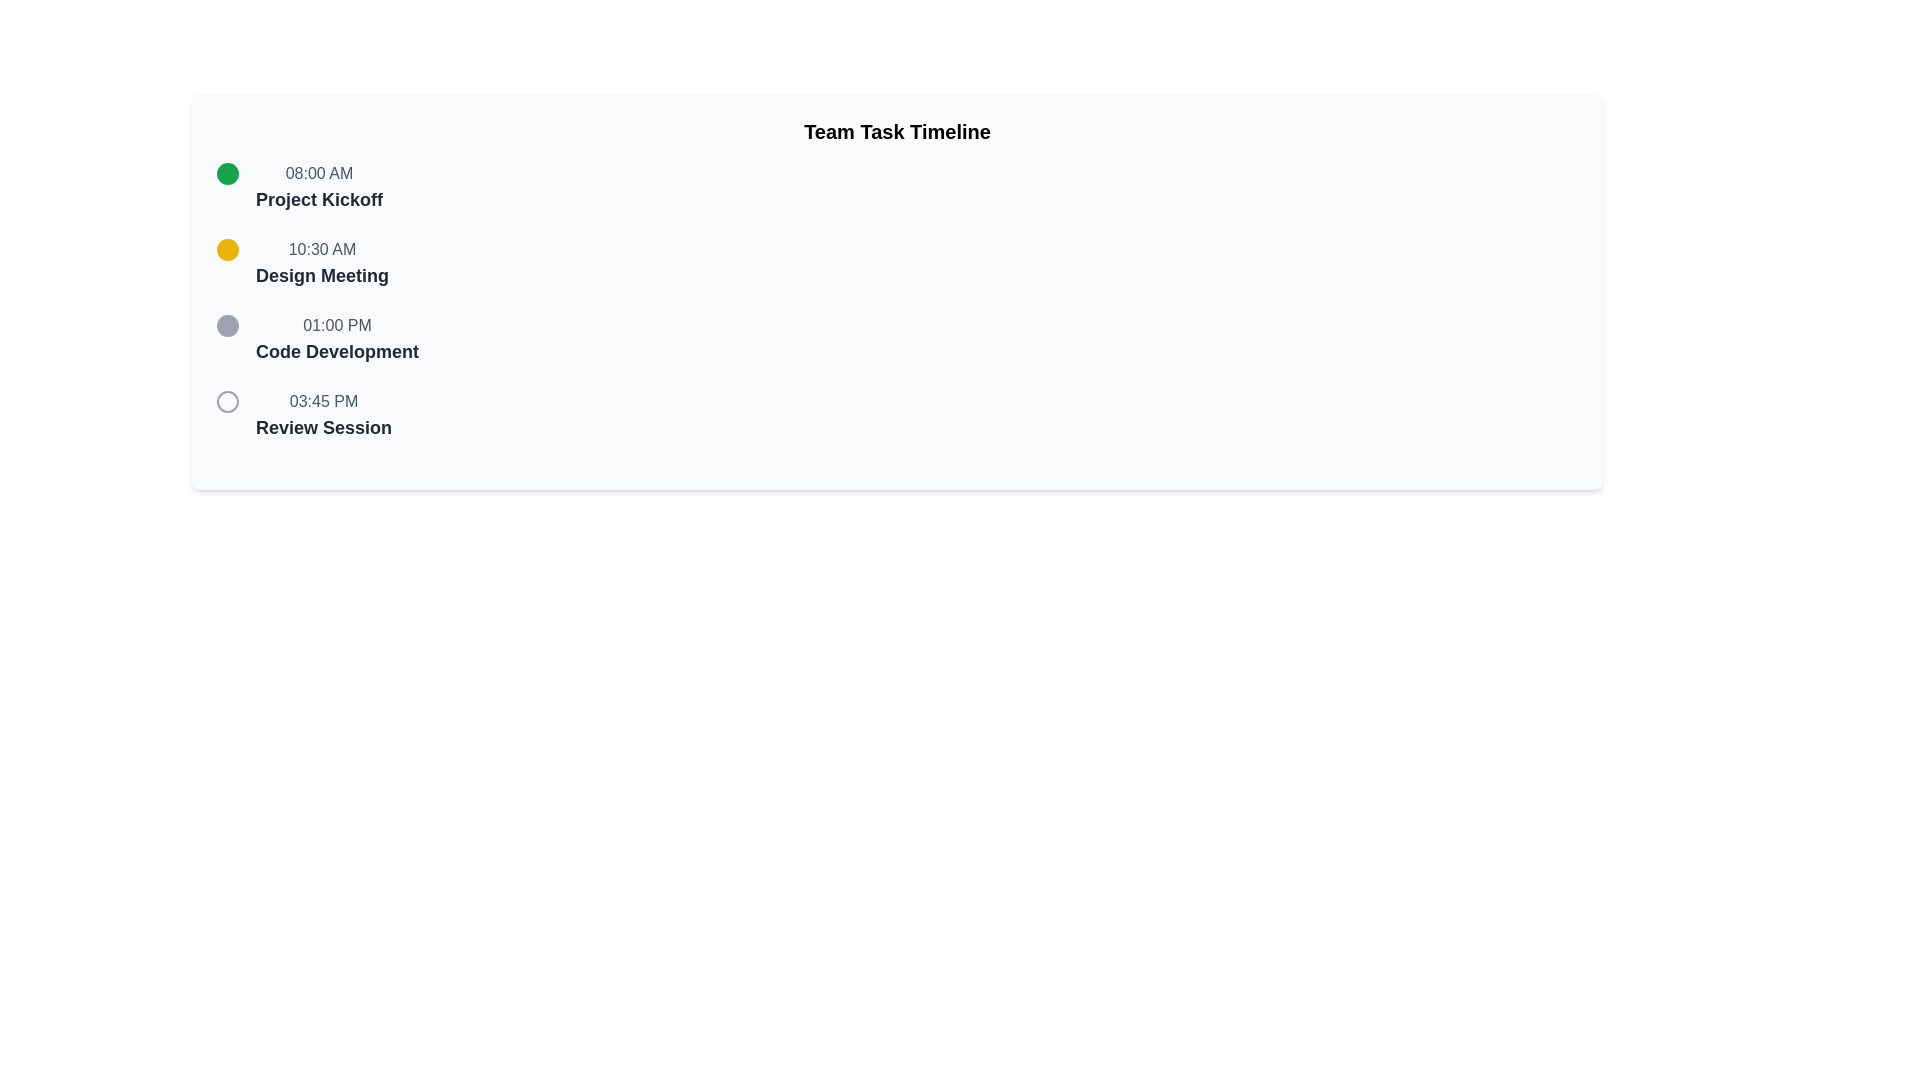 Image resolution: width=1920 pixels, height=1080 pixels. What do you see at coordinates (337, 350) in the screenshot?
I see `the Text Label that describes the timeline entry for '01:00 PM', which indicates the scheduled activity 'Code Development'` at bounding box center [337, 350].